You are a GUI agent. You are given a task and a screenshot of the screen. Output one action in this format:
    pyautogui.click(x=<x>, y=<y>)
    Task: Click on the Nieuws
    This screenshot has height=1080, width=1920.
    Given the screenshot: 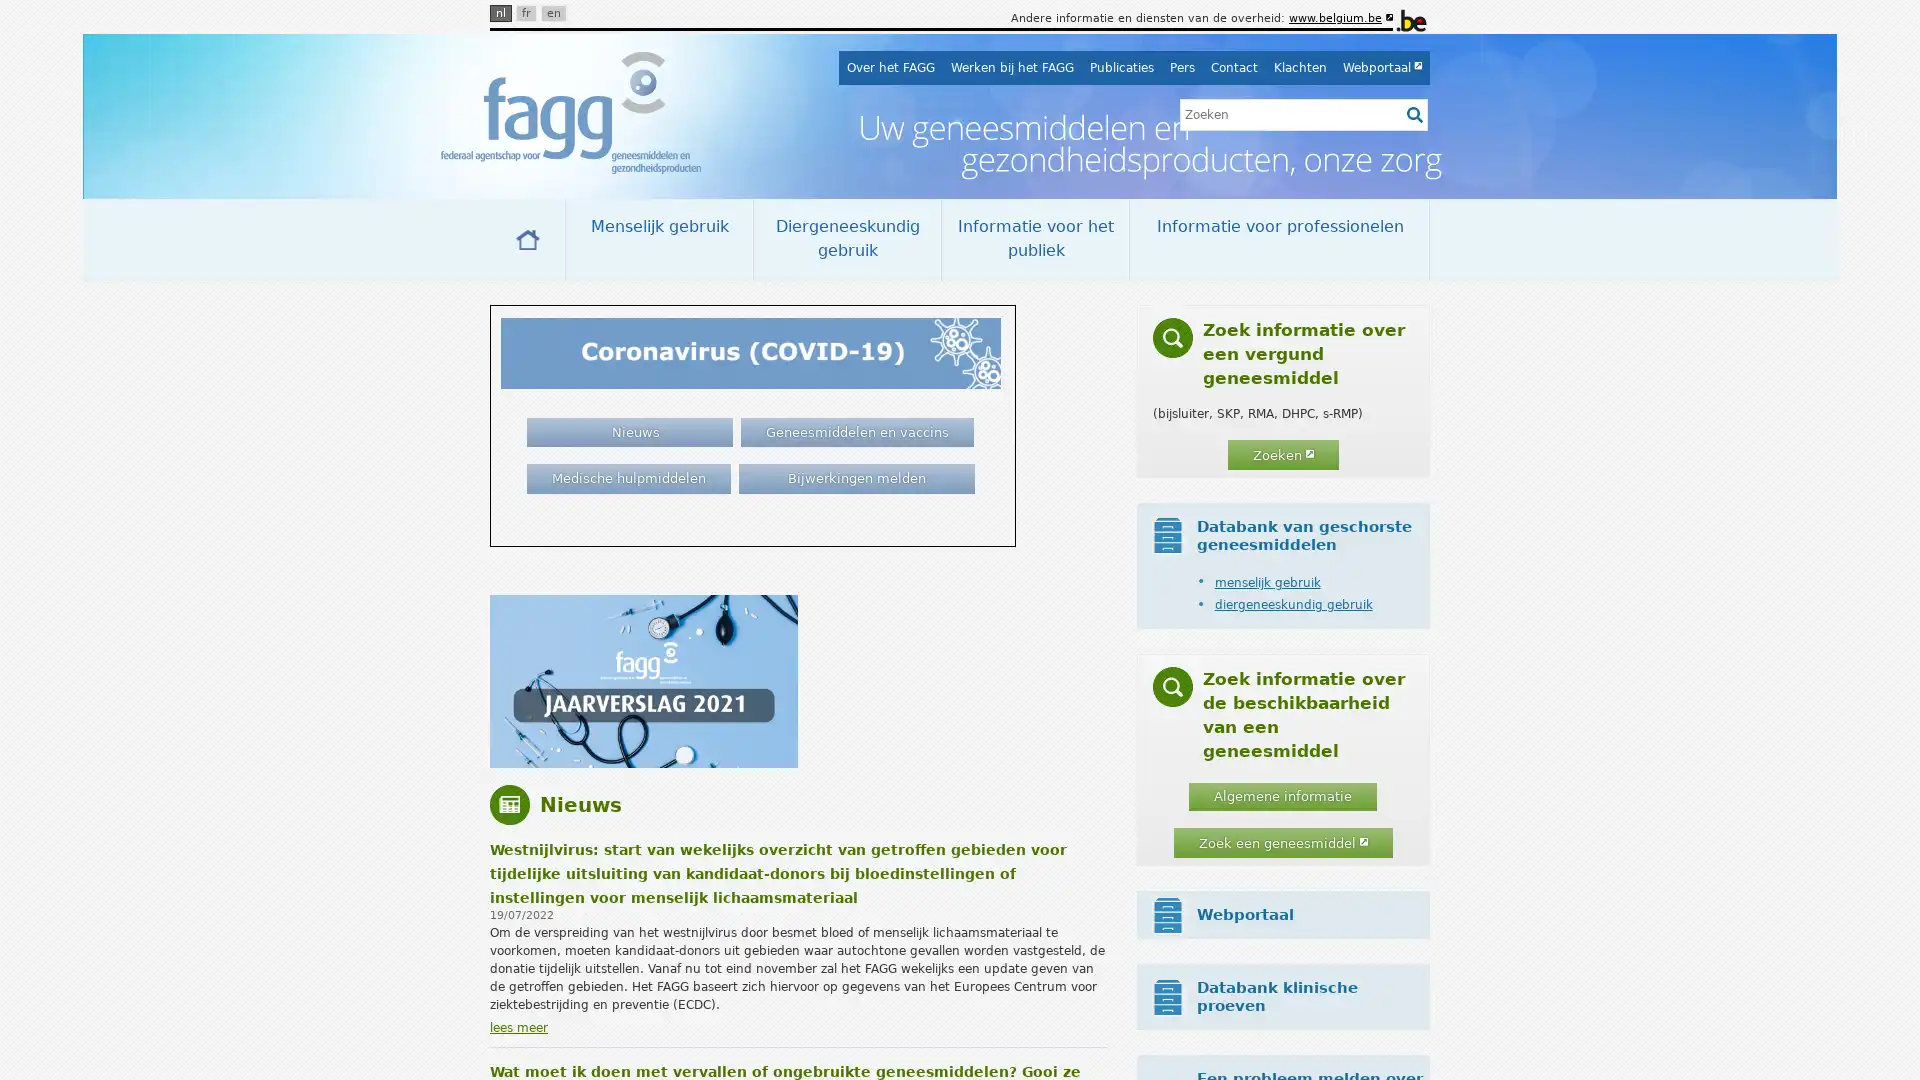 What is the action you would take?
    pyautogui.click(x=628, y=431)
    